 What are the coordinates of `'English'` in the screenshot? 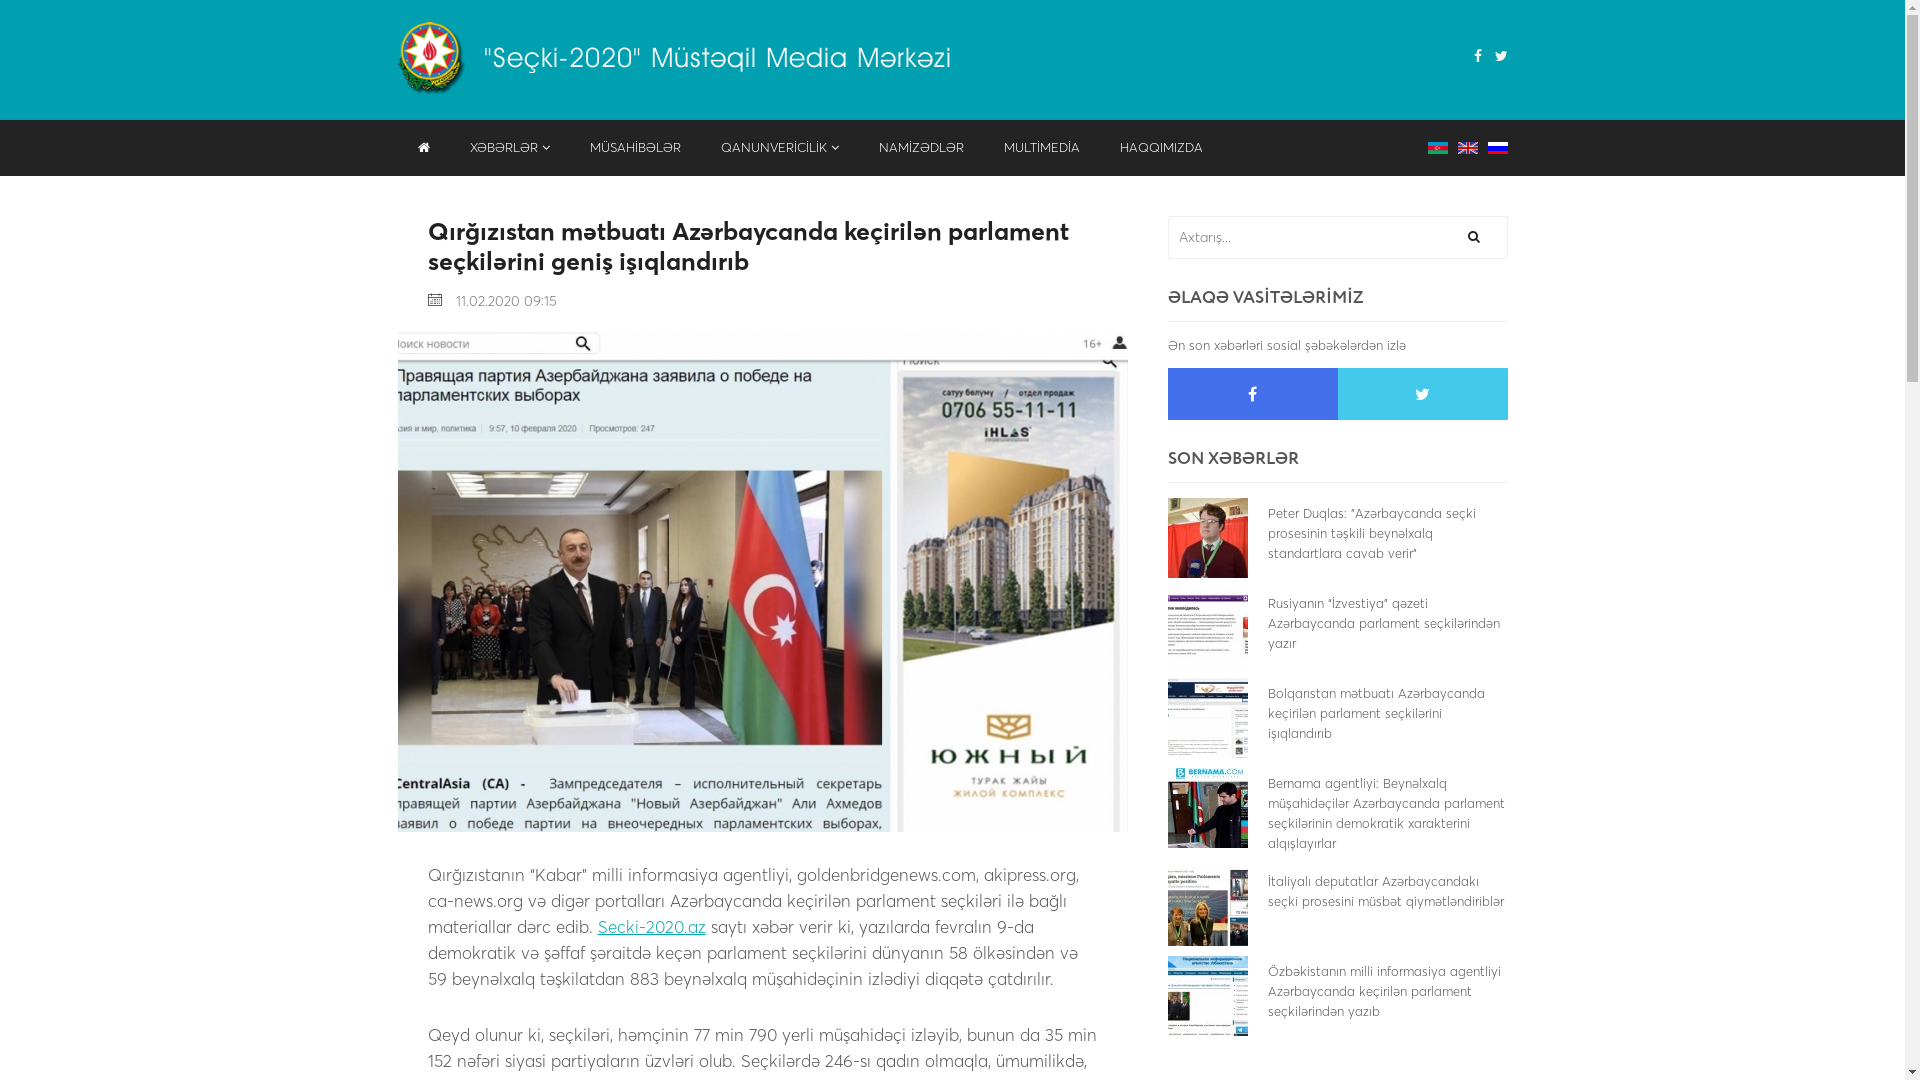 It's located at (1468, 145).